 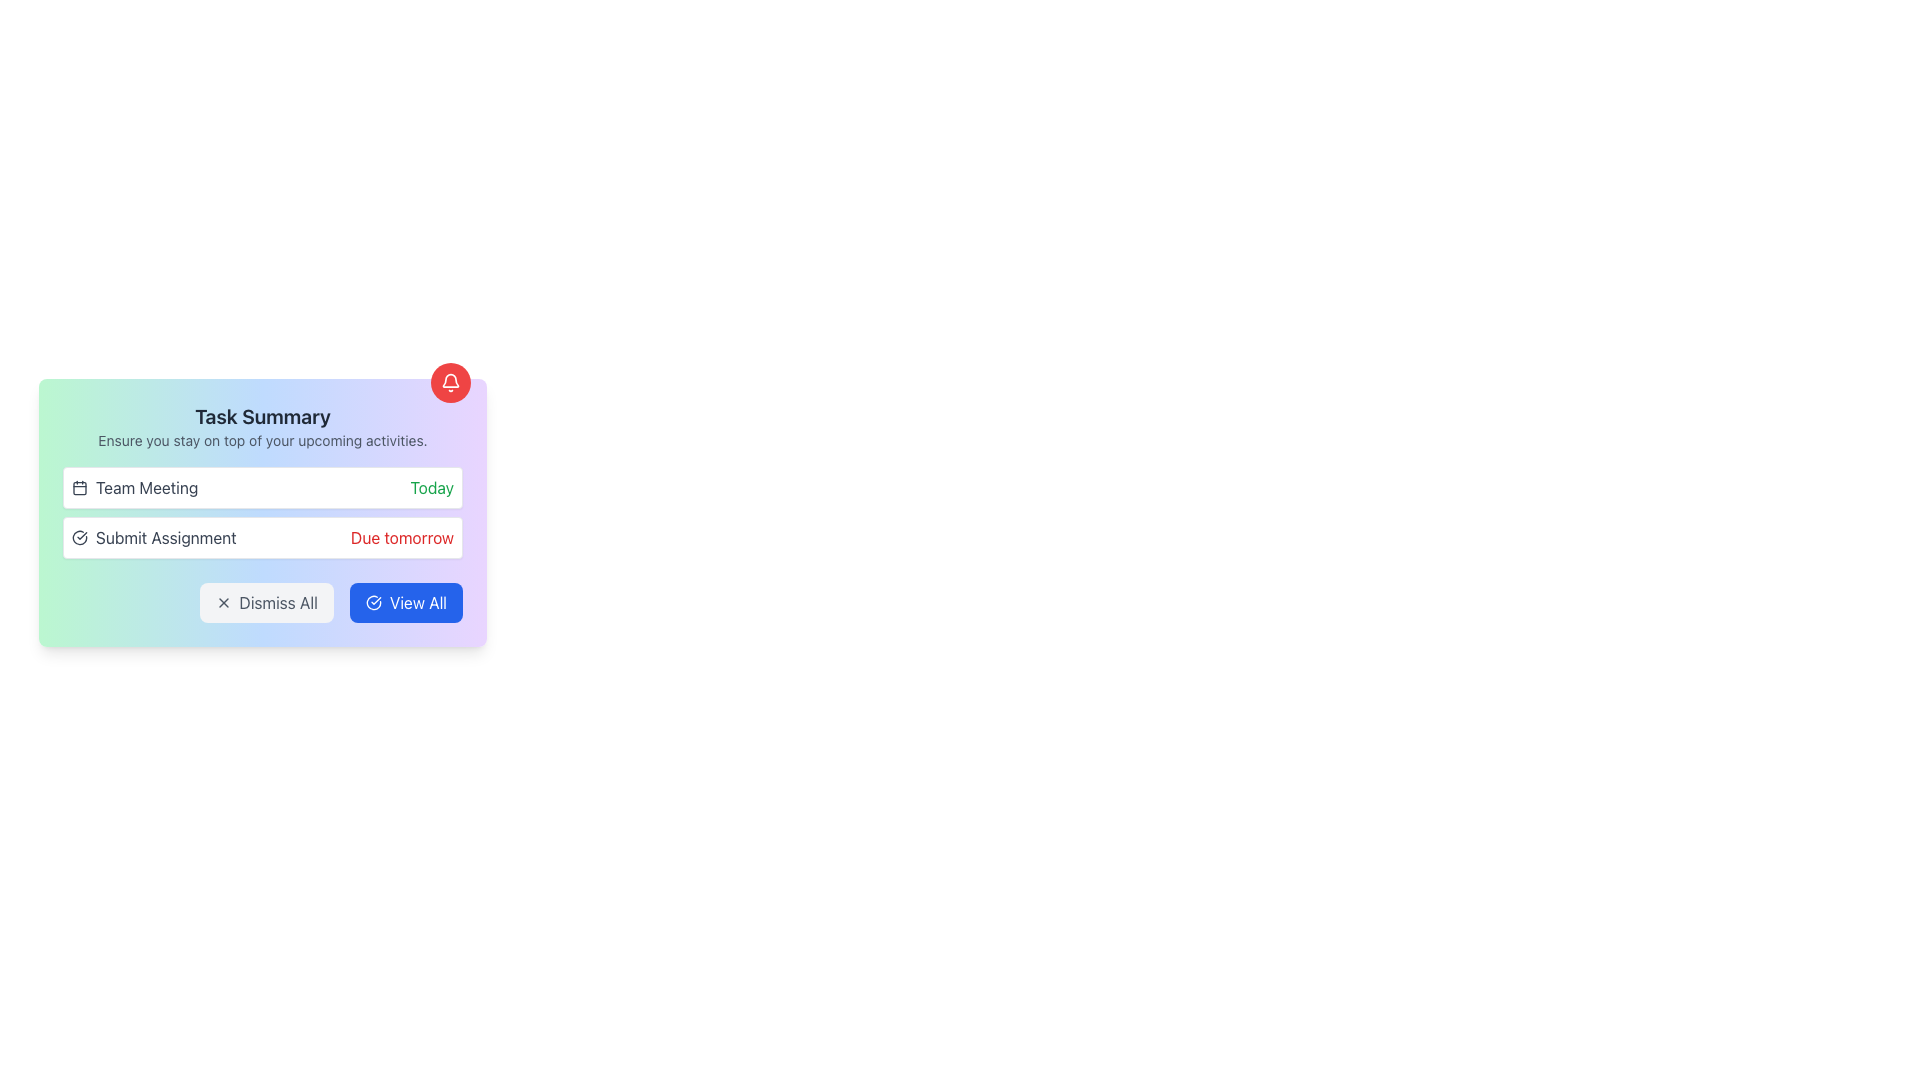 I want to click on the circular red button with a white bell icon located at the top right corner of the panel, so click(x=450, y=382).